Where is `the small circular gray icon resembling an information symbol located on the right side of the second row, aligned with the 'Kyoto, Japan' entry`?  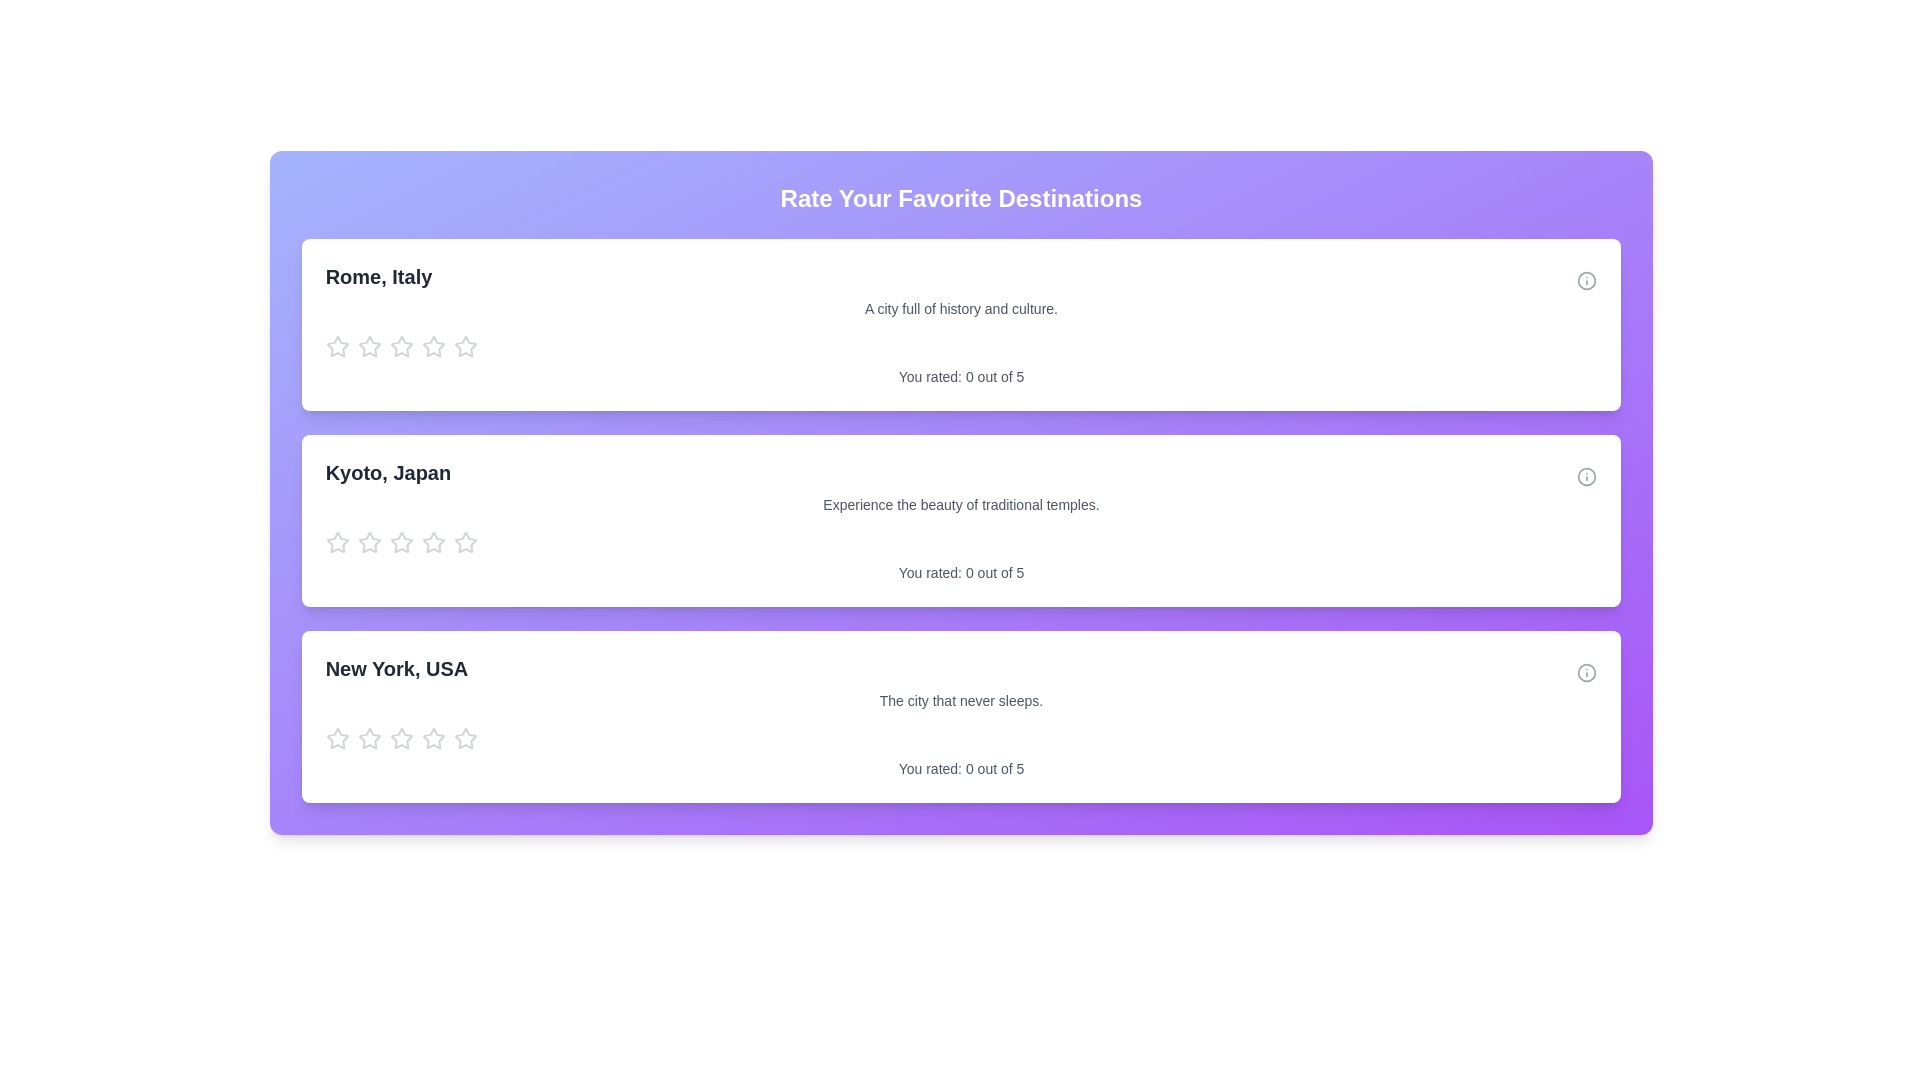
the small circular gray icon resembling an information symbol located on the right side of the second row, aligned with the 'Kyoto, Japan' entry is located at coordinates (1586, 477).